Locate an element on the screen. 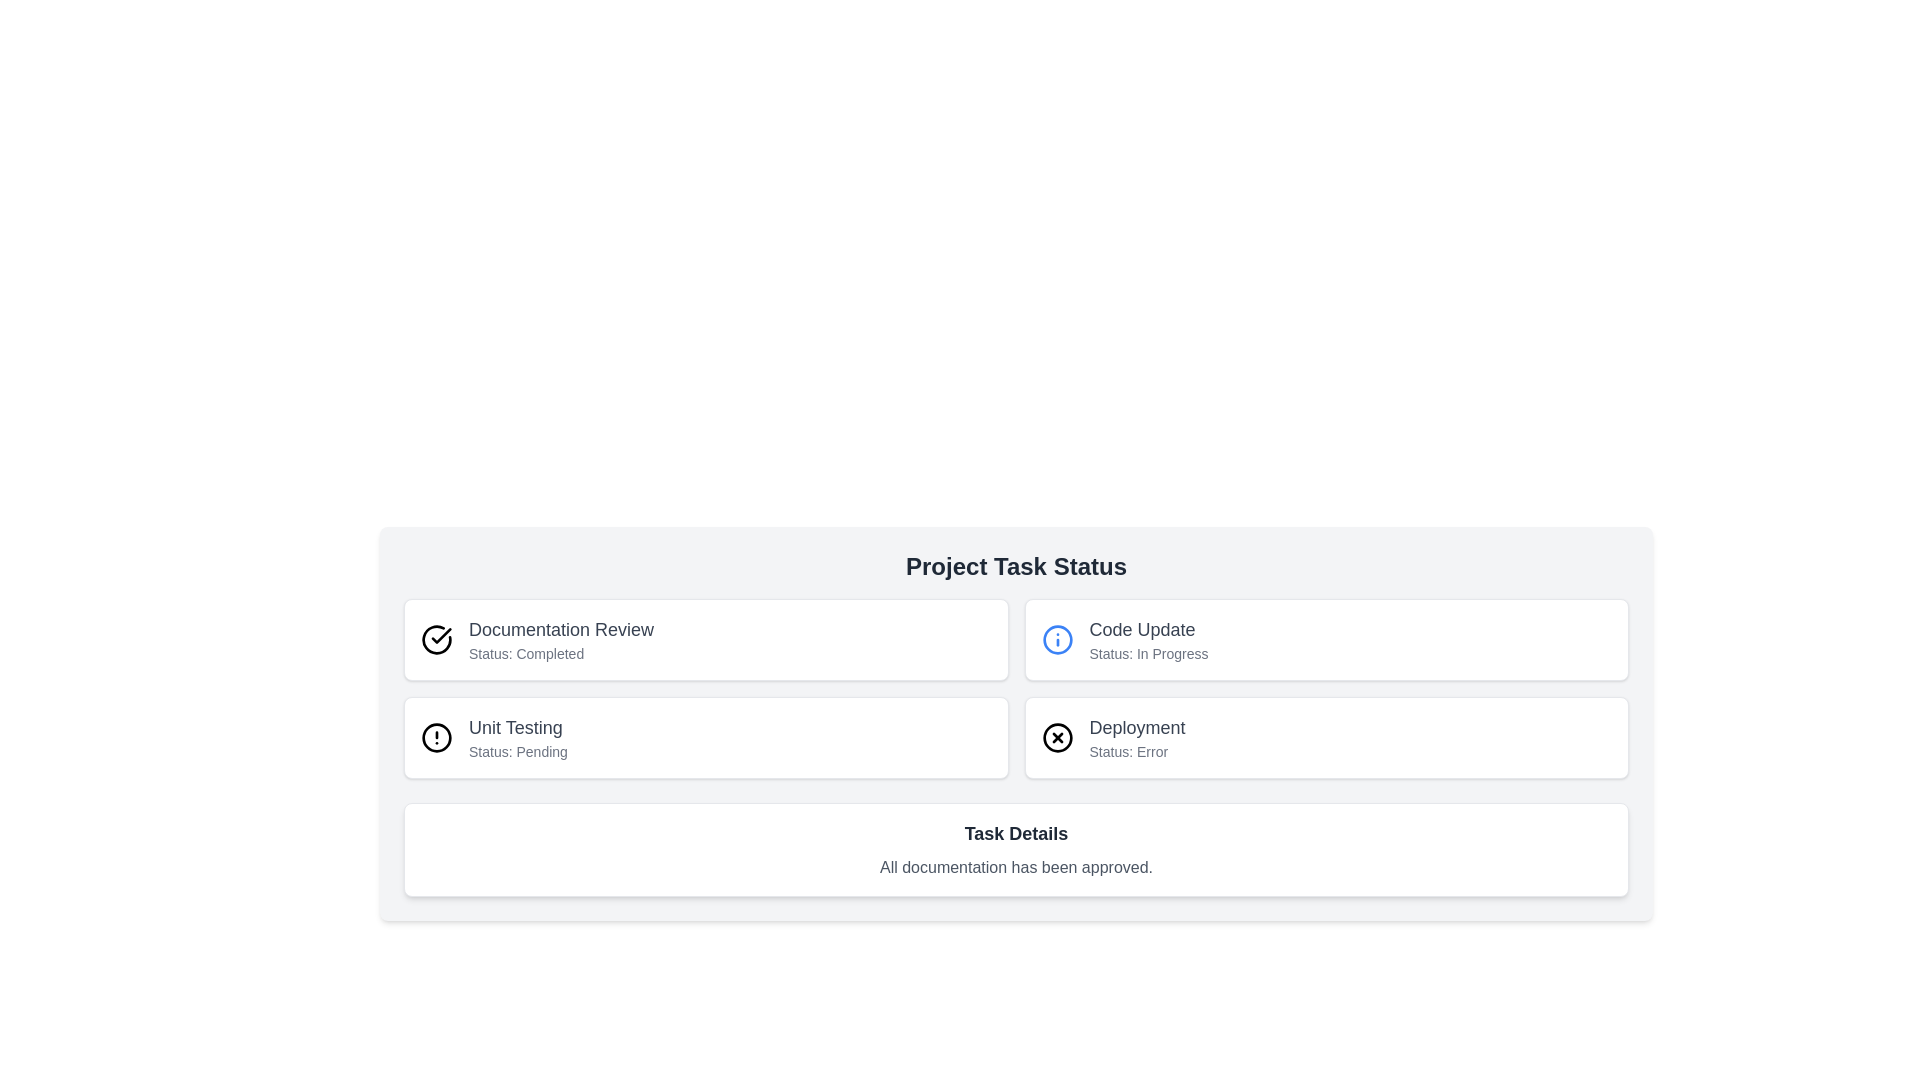  the 'Documentation Review' interactive card in the 'Project Task Status' section to interact with it is located at coordinates (706, 640).